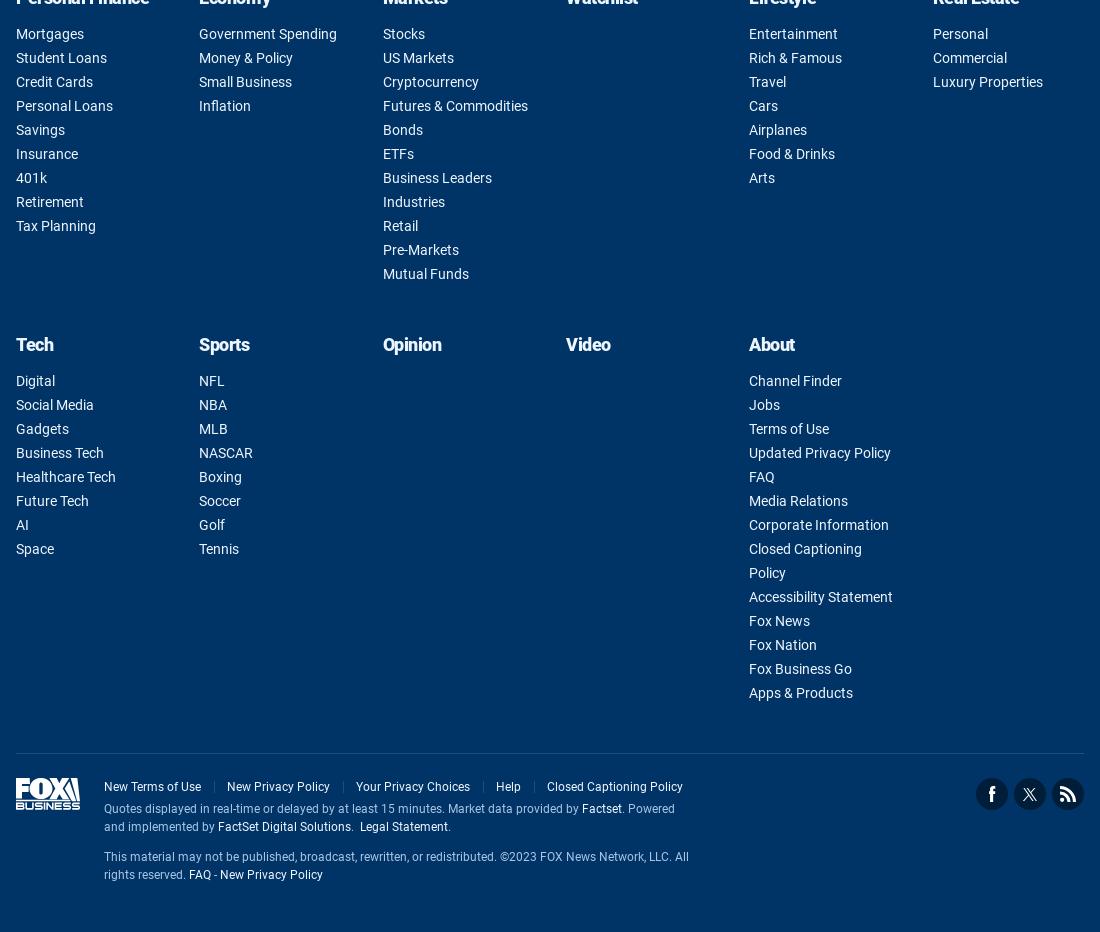  I want to click on 'Small Business', so click(245, 80).